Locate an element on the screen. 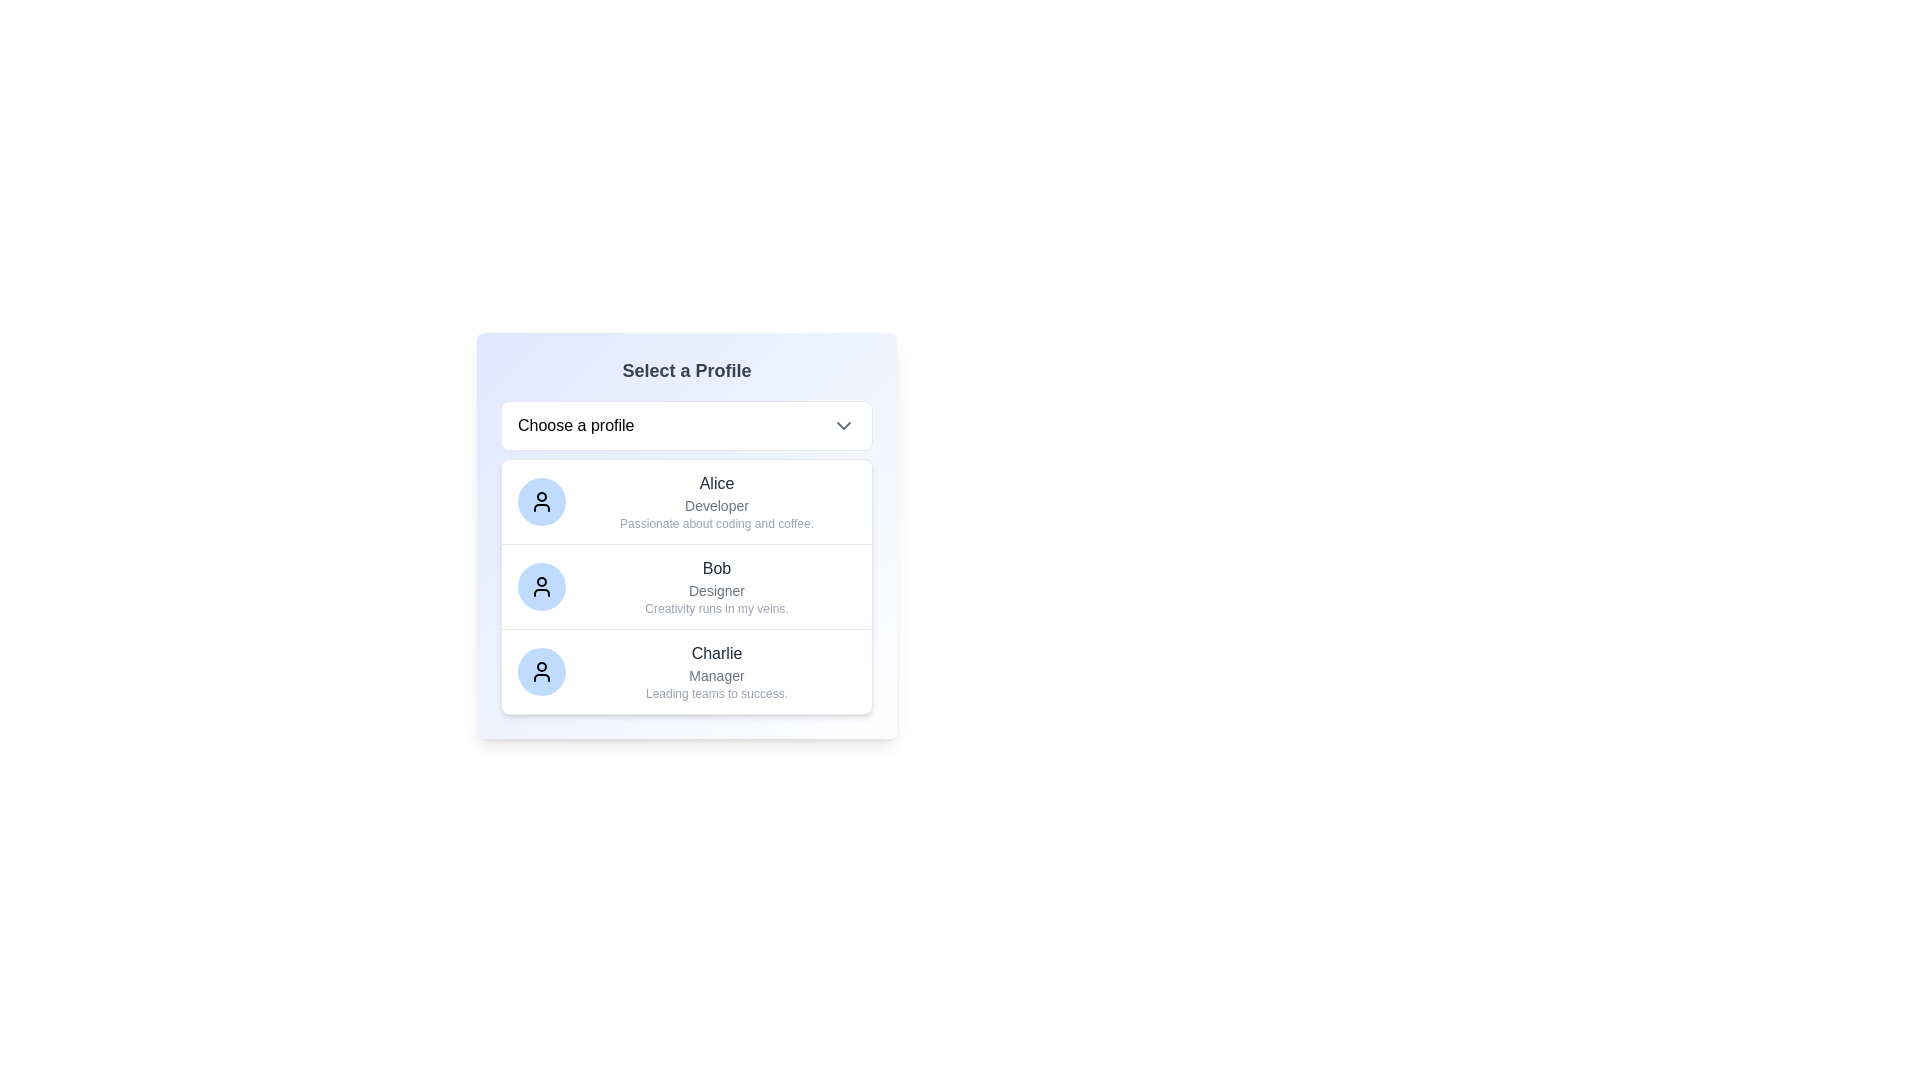  the user silhouette icon with a bold black outline that represents 'Charlie, Manager' in the profile selection section is located at coordinates (542, 671).